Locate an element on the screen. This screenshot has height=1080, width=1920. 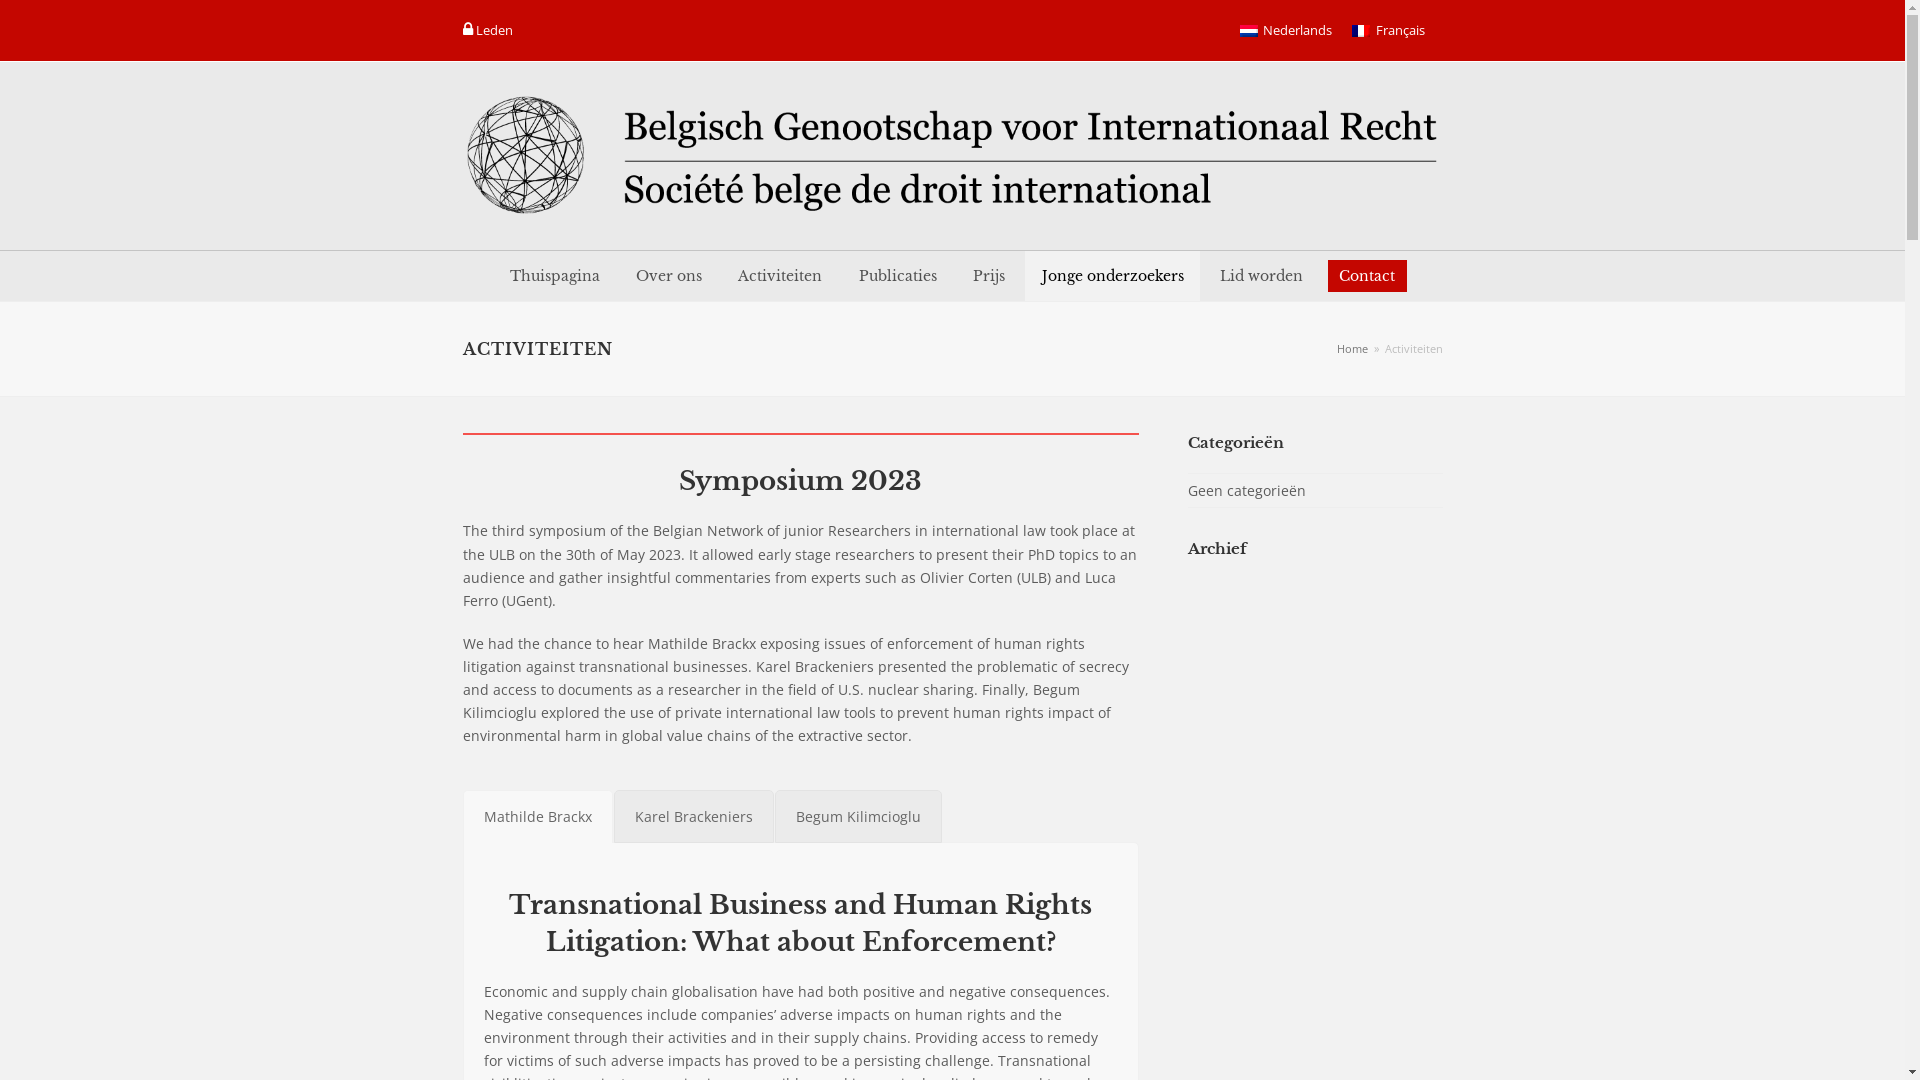
'Leden ' is located at coordinates (493, 30).